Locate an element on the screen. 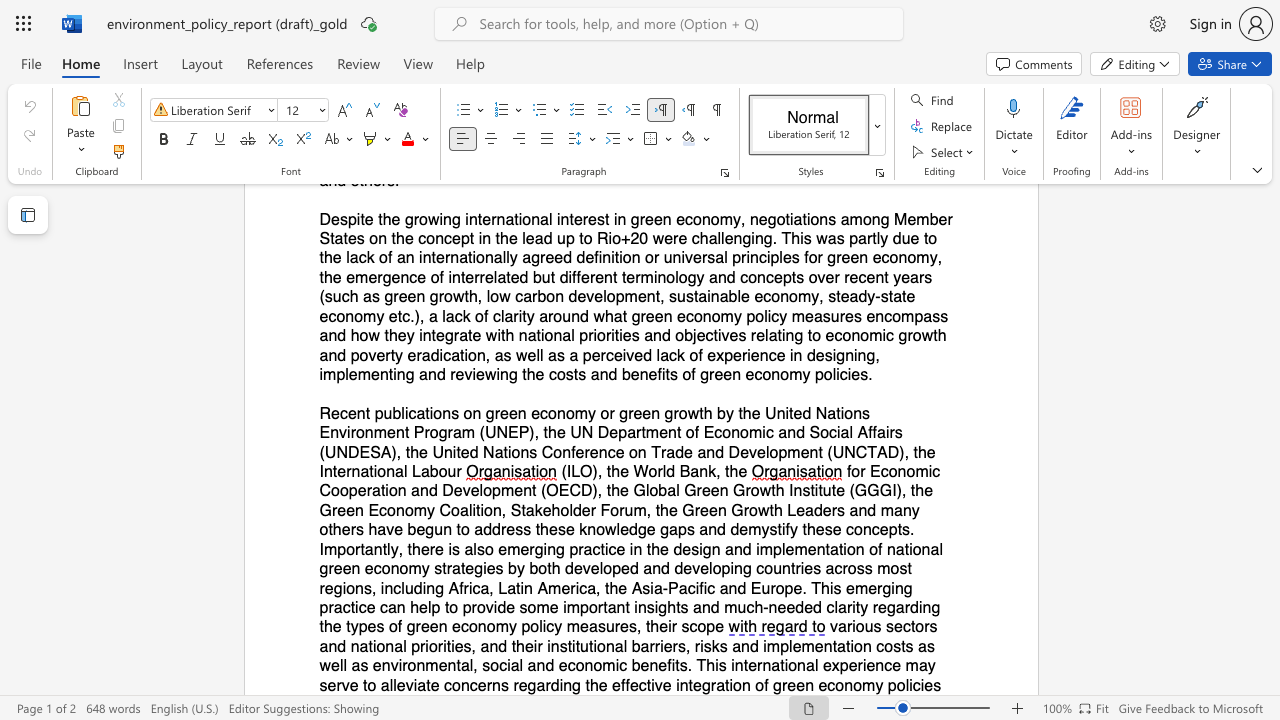 The height and width of the screenshot is (720, 1280). the subset text "ience may" within the text "and economic benefits. This international experience may serve to alleviate concerns" is located at coordinates (862, 666).